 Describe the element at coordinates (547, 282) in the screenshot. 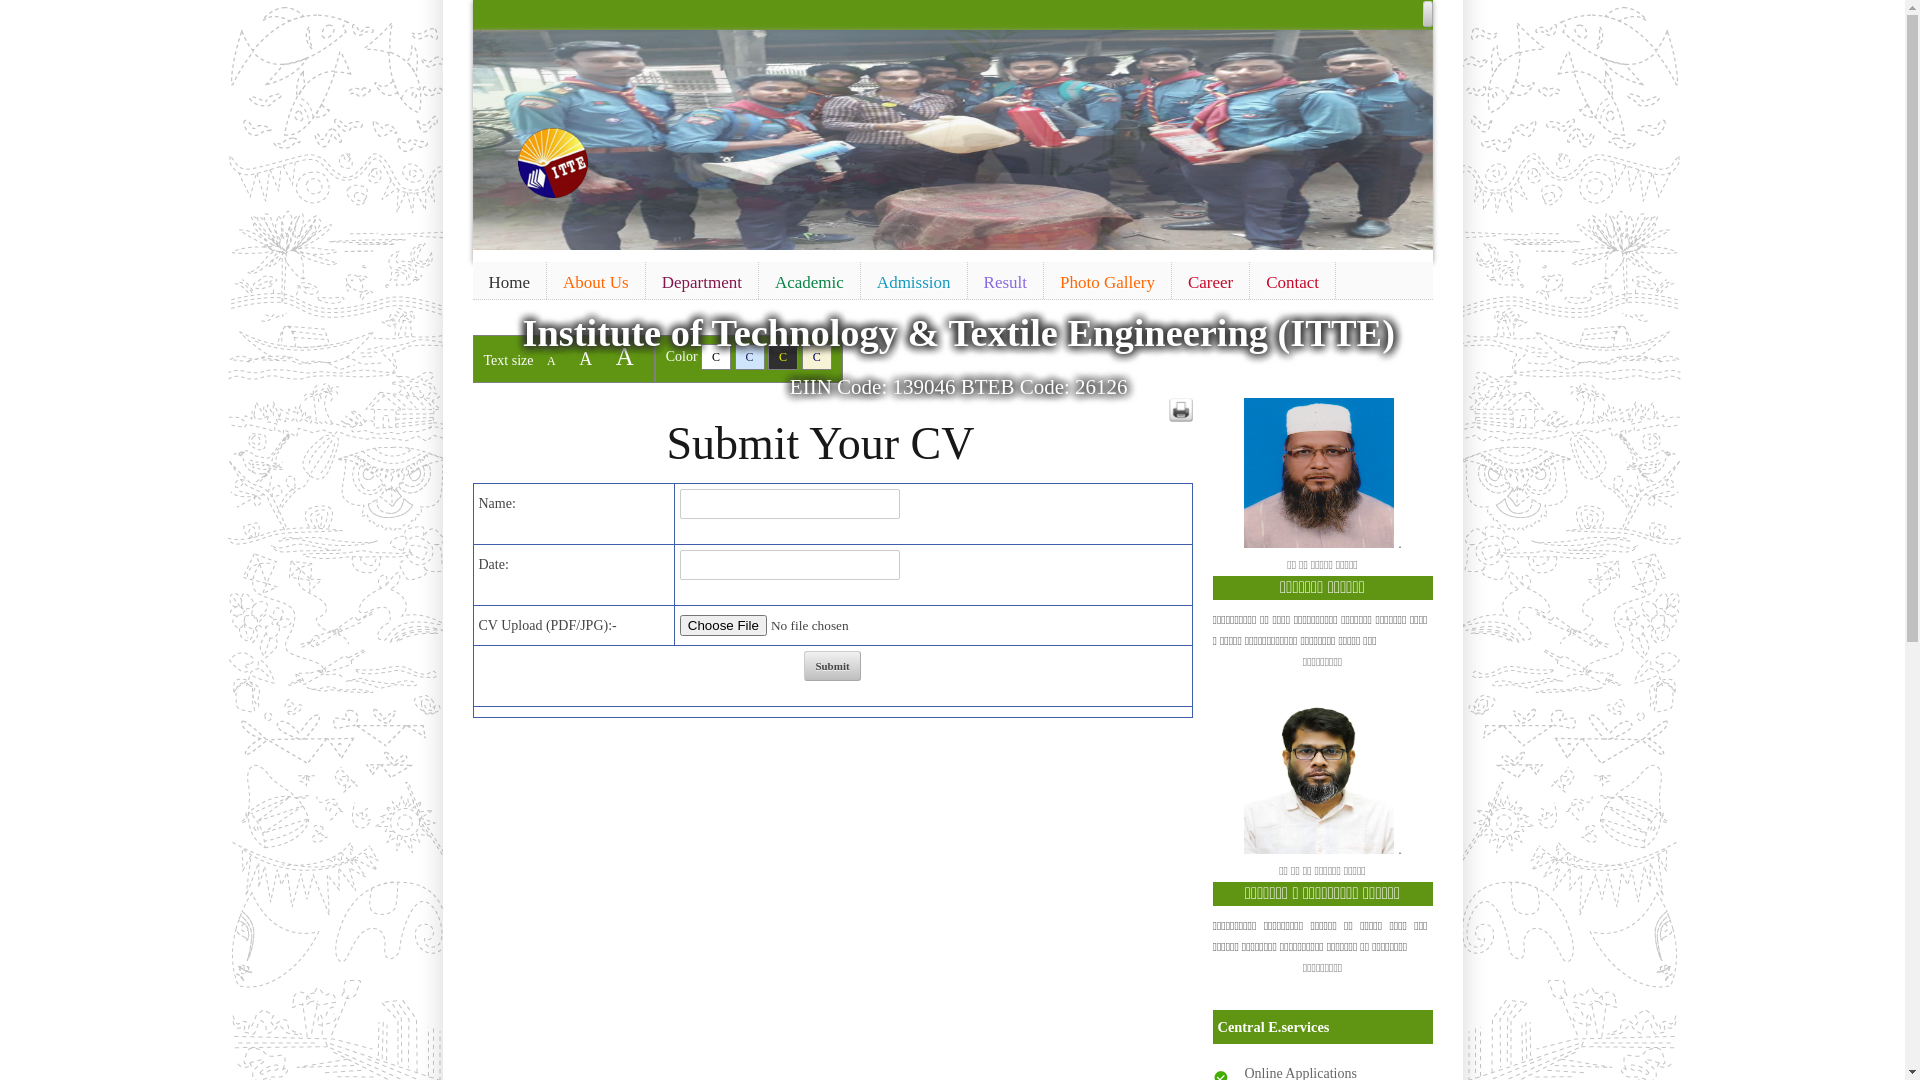

I see `'About Us'` at that location.